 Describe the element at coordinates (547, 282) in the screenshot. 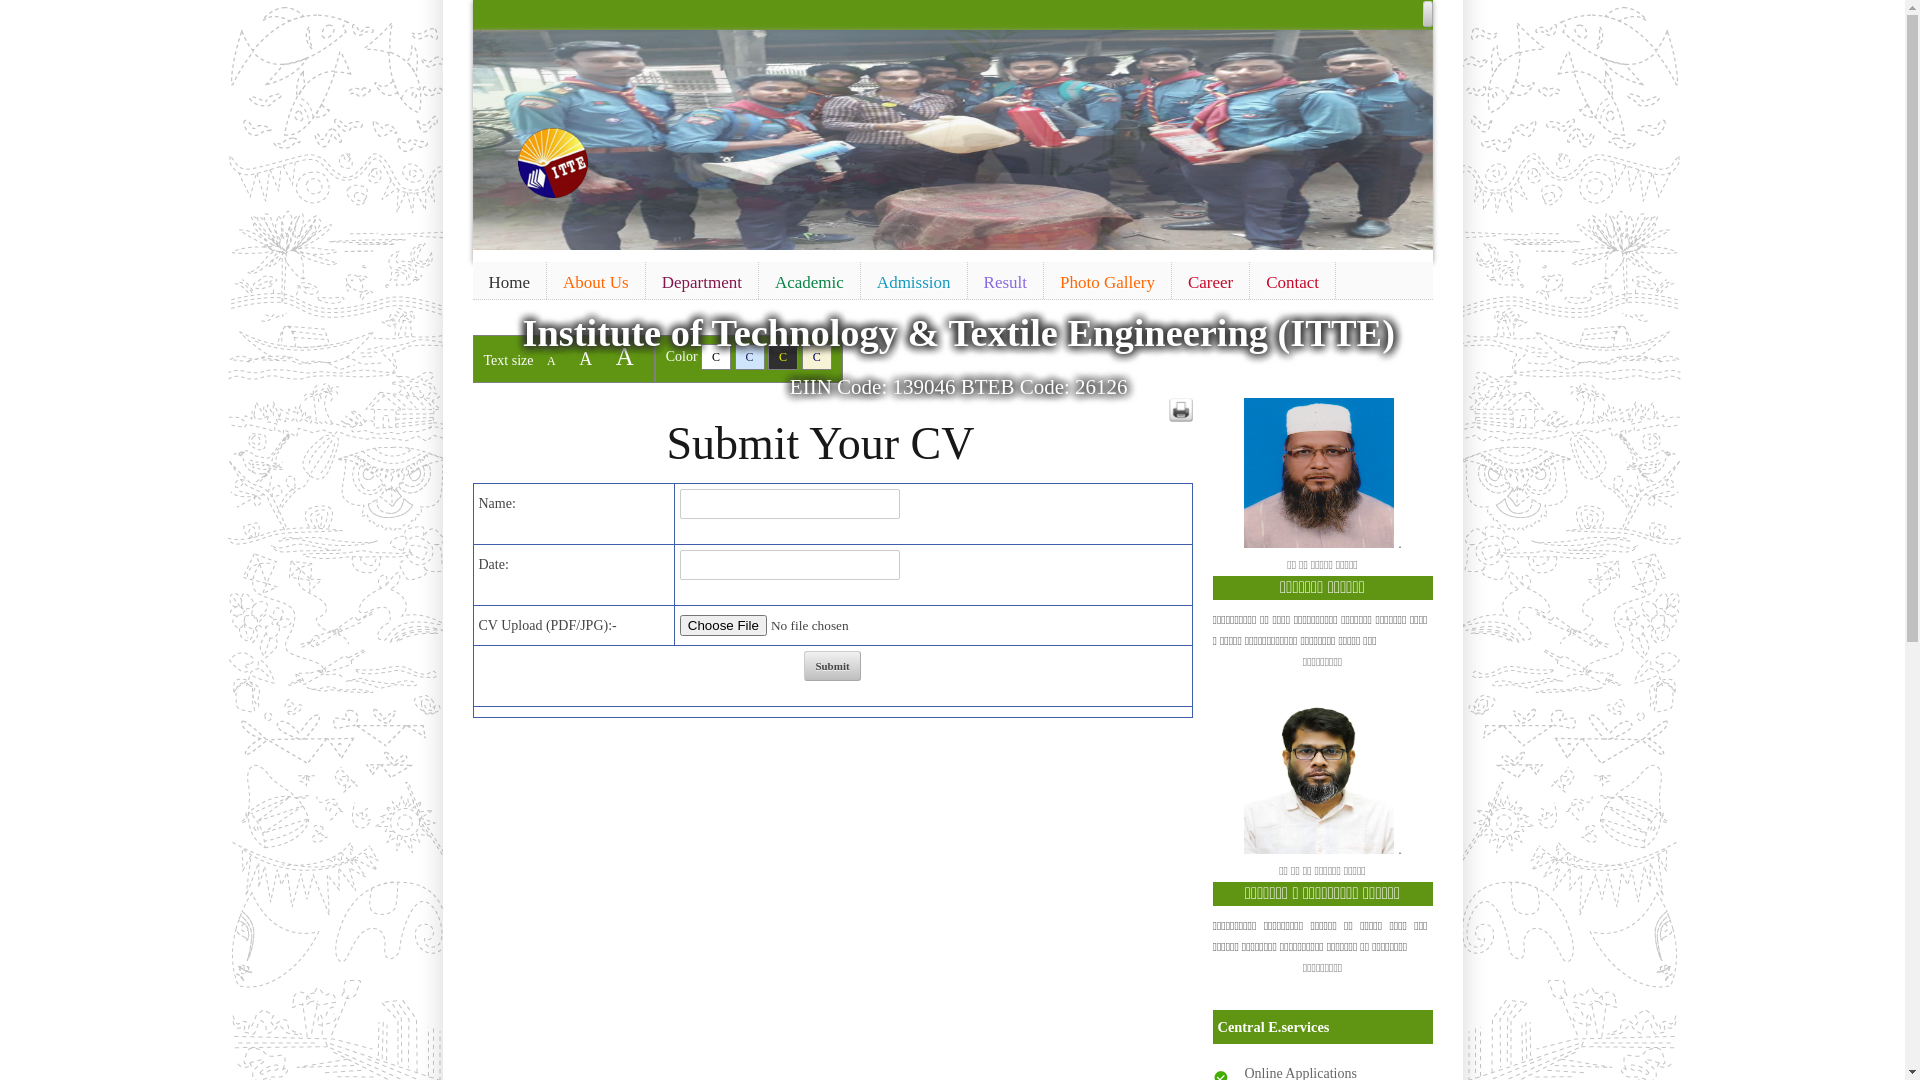

I see `'About Us'` at that location.